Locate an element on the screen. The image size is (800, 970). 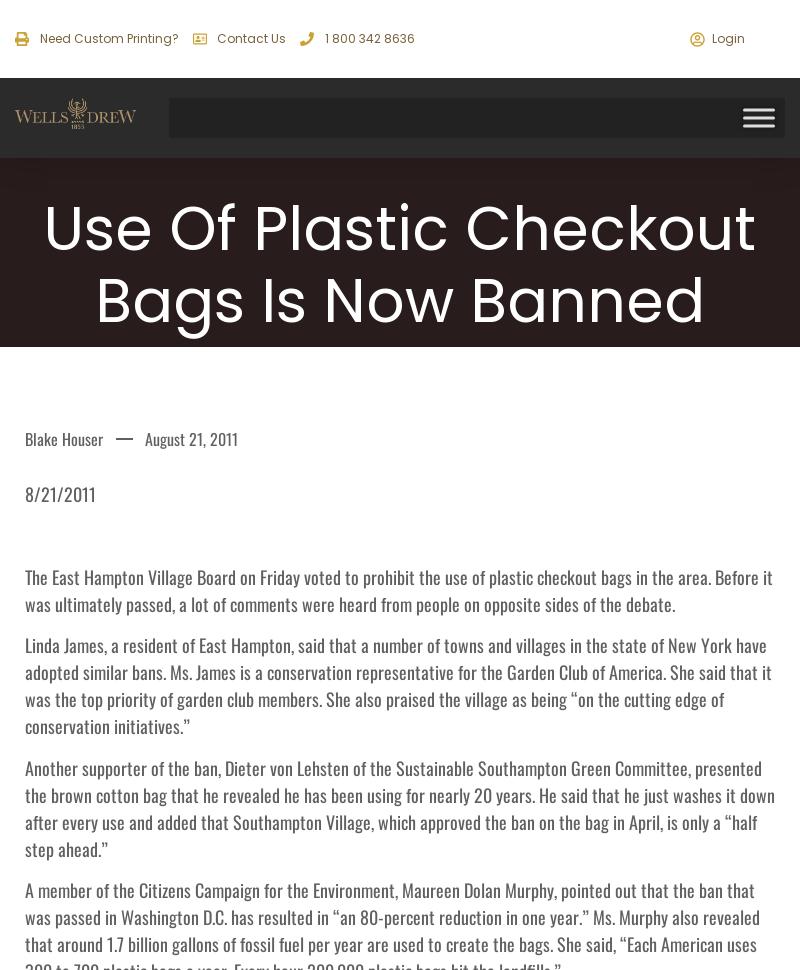
'8/21/2011' is located at coordinates (59, 494).